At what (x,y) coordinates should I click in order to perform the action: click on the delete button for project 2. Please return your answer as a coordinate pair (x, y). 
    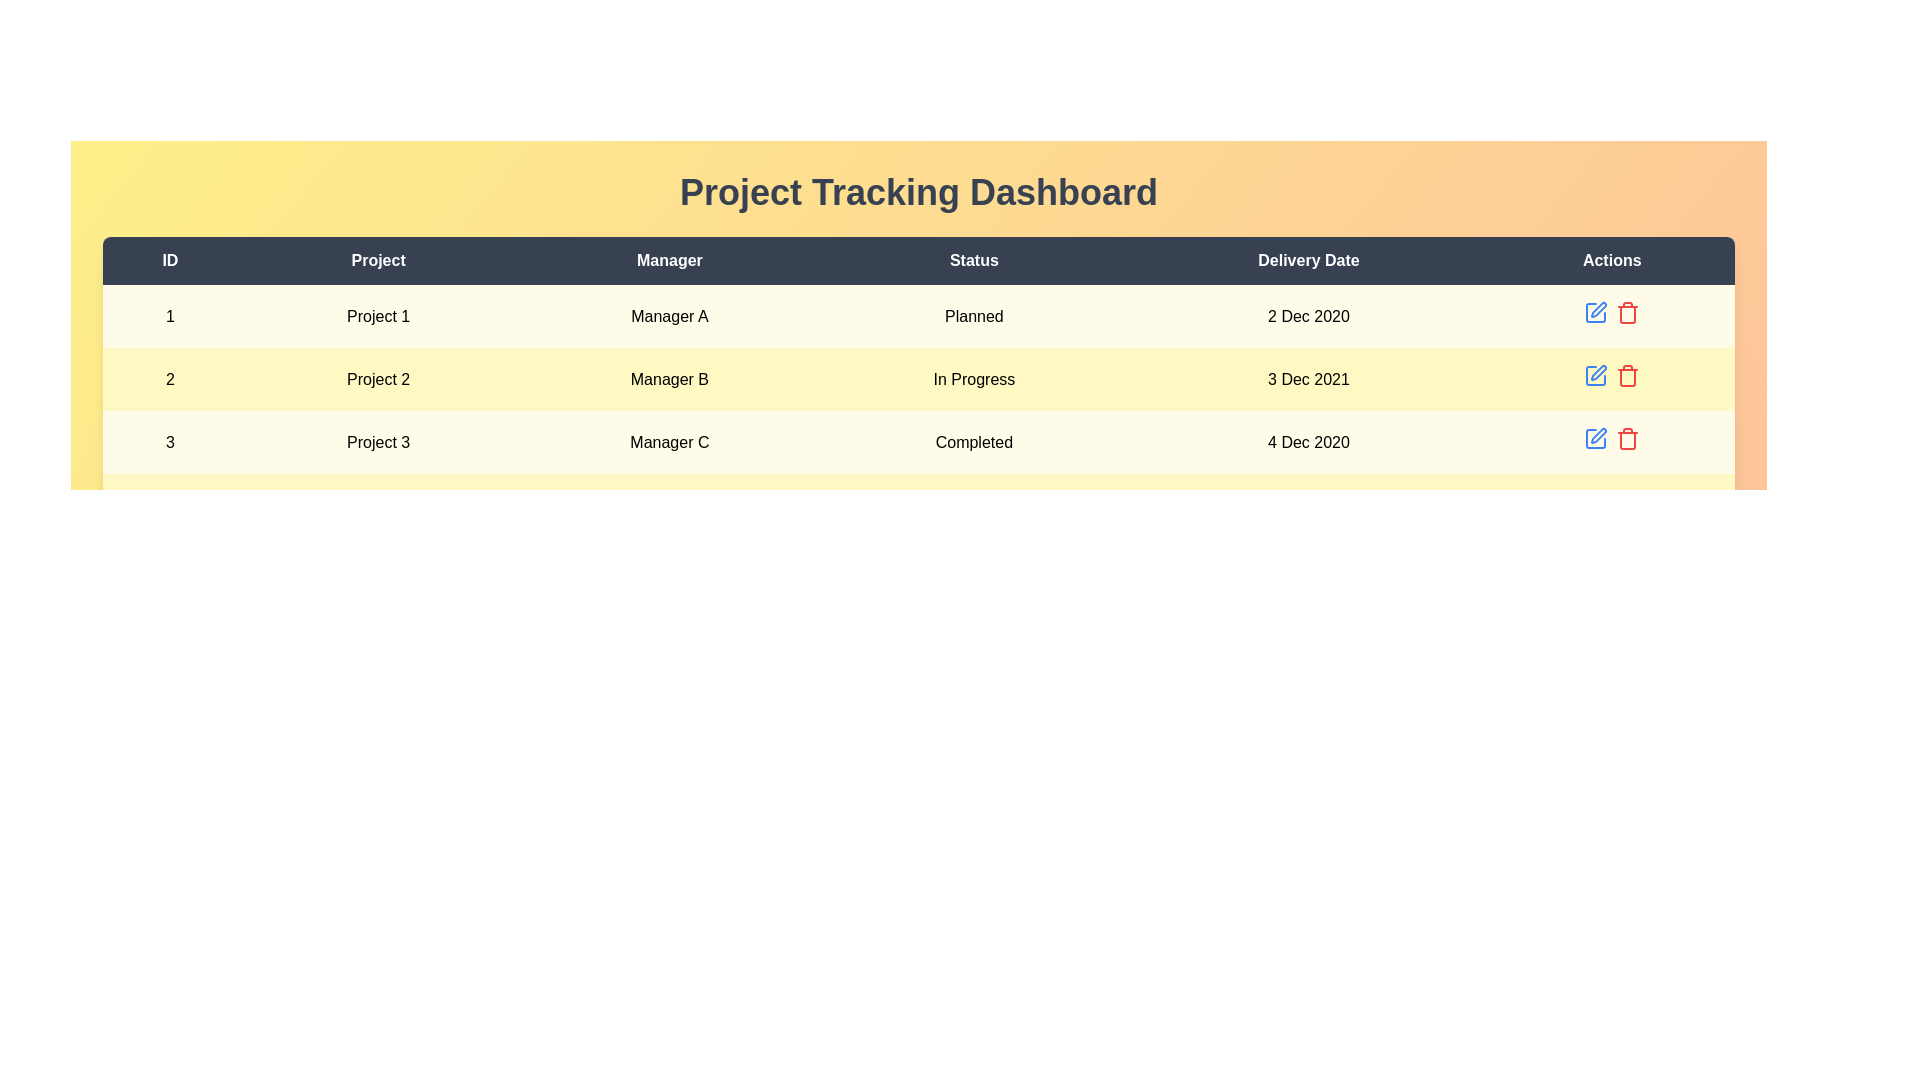
    Looking at the image, I should click on (1627, 375).